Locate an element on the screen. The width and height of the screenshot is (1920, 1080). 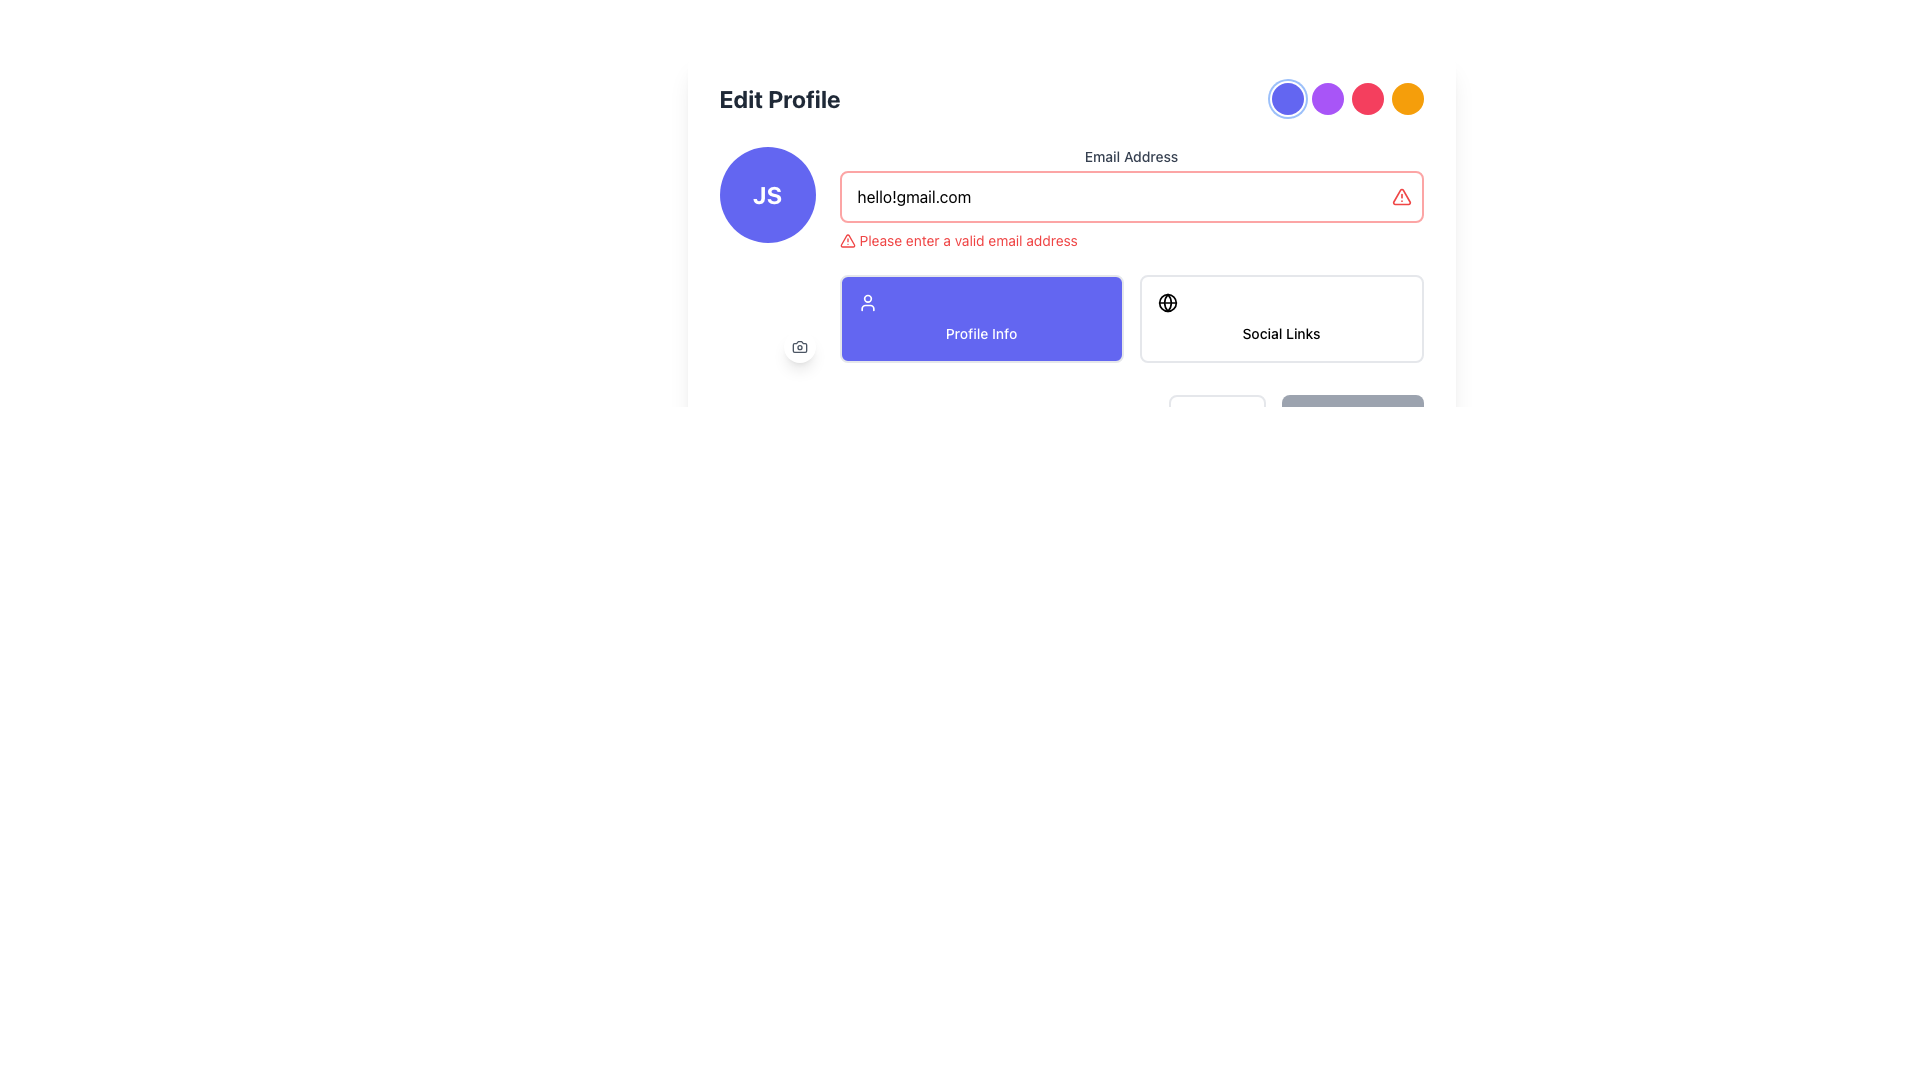
the vibrant indigo circular button located at the top-right section of the interface is located at coordinates (1287, 99).